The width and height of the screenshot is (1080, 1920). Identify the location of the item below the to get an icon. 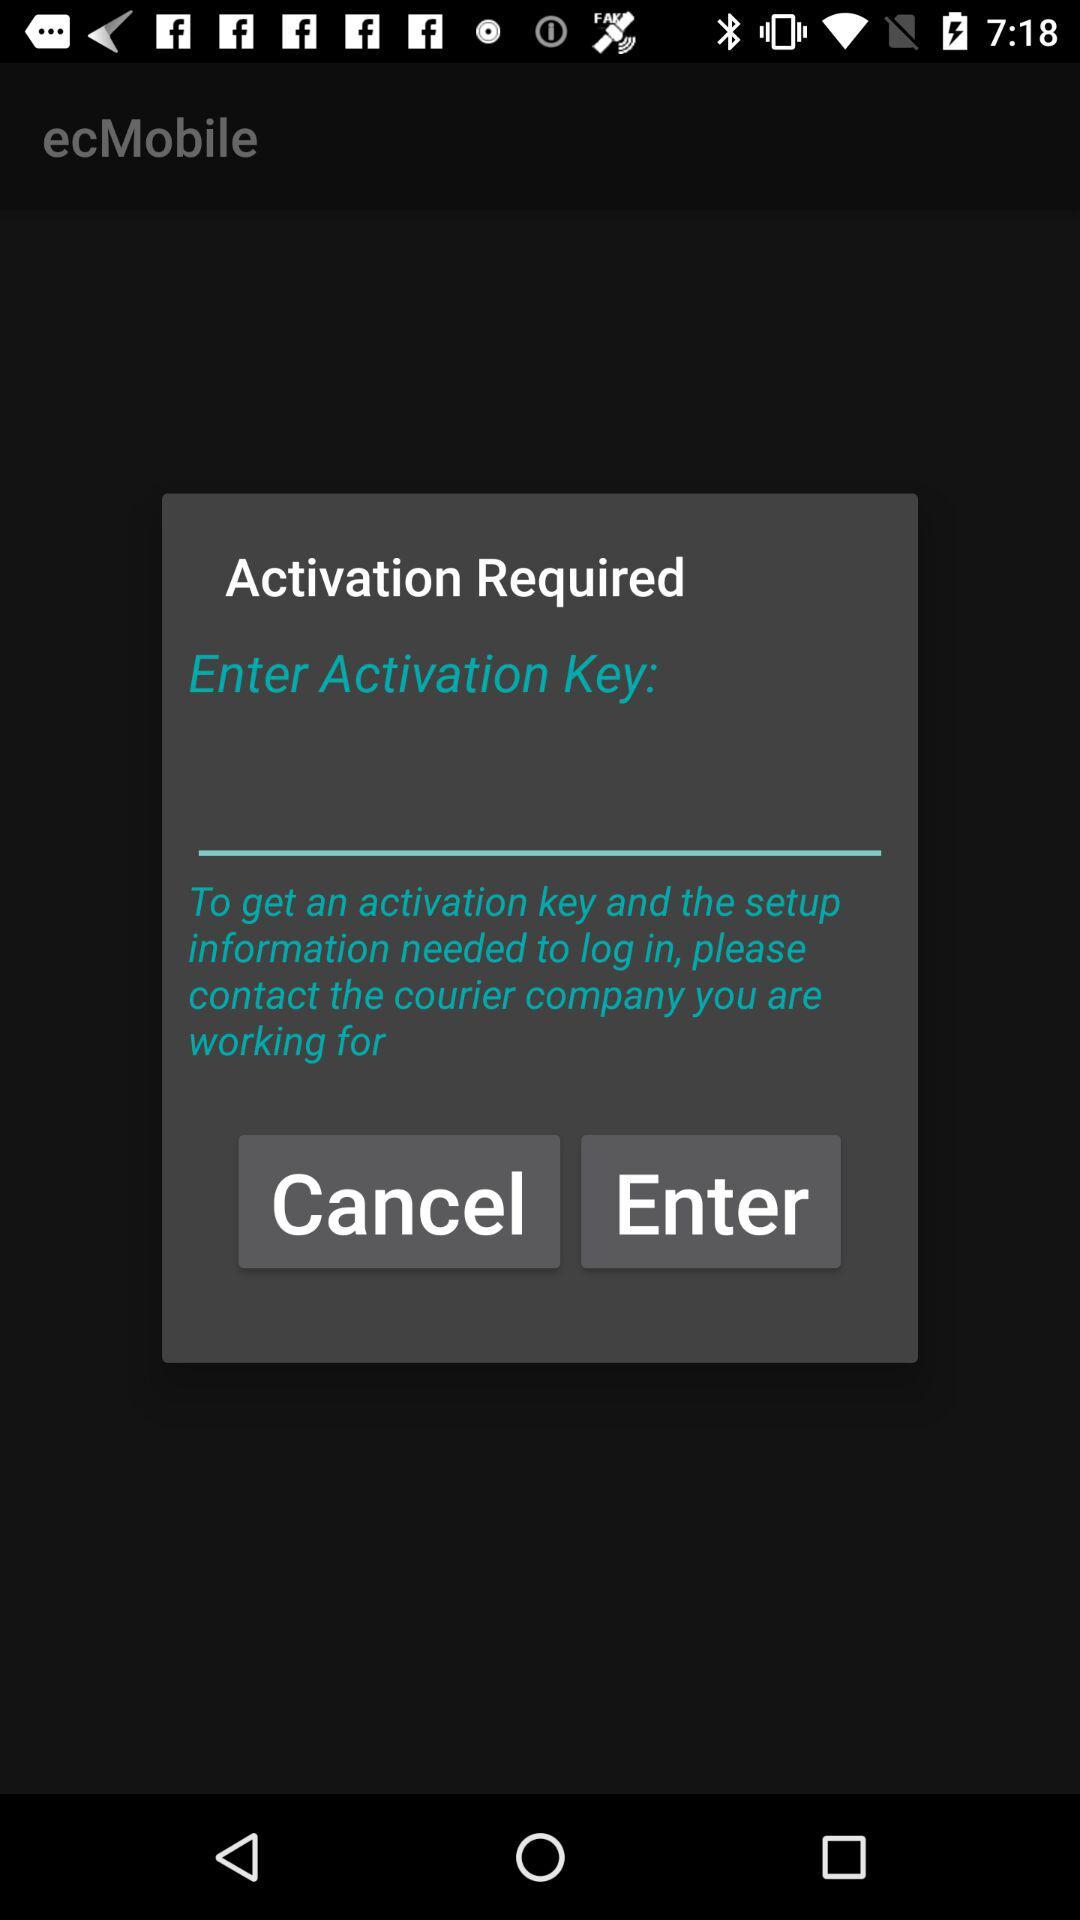
(399, 1200).